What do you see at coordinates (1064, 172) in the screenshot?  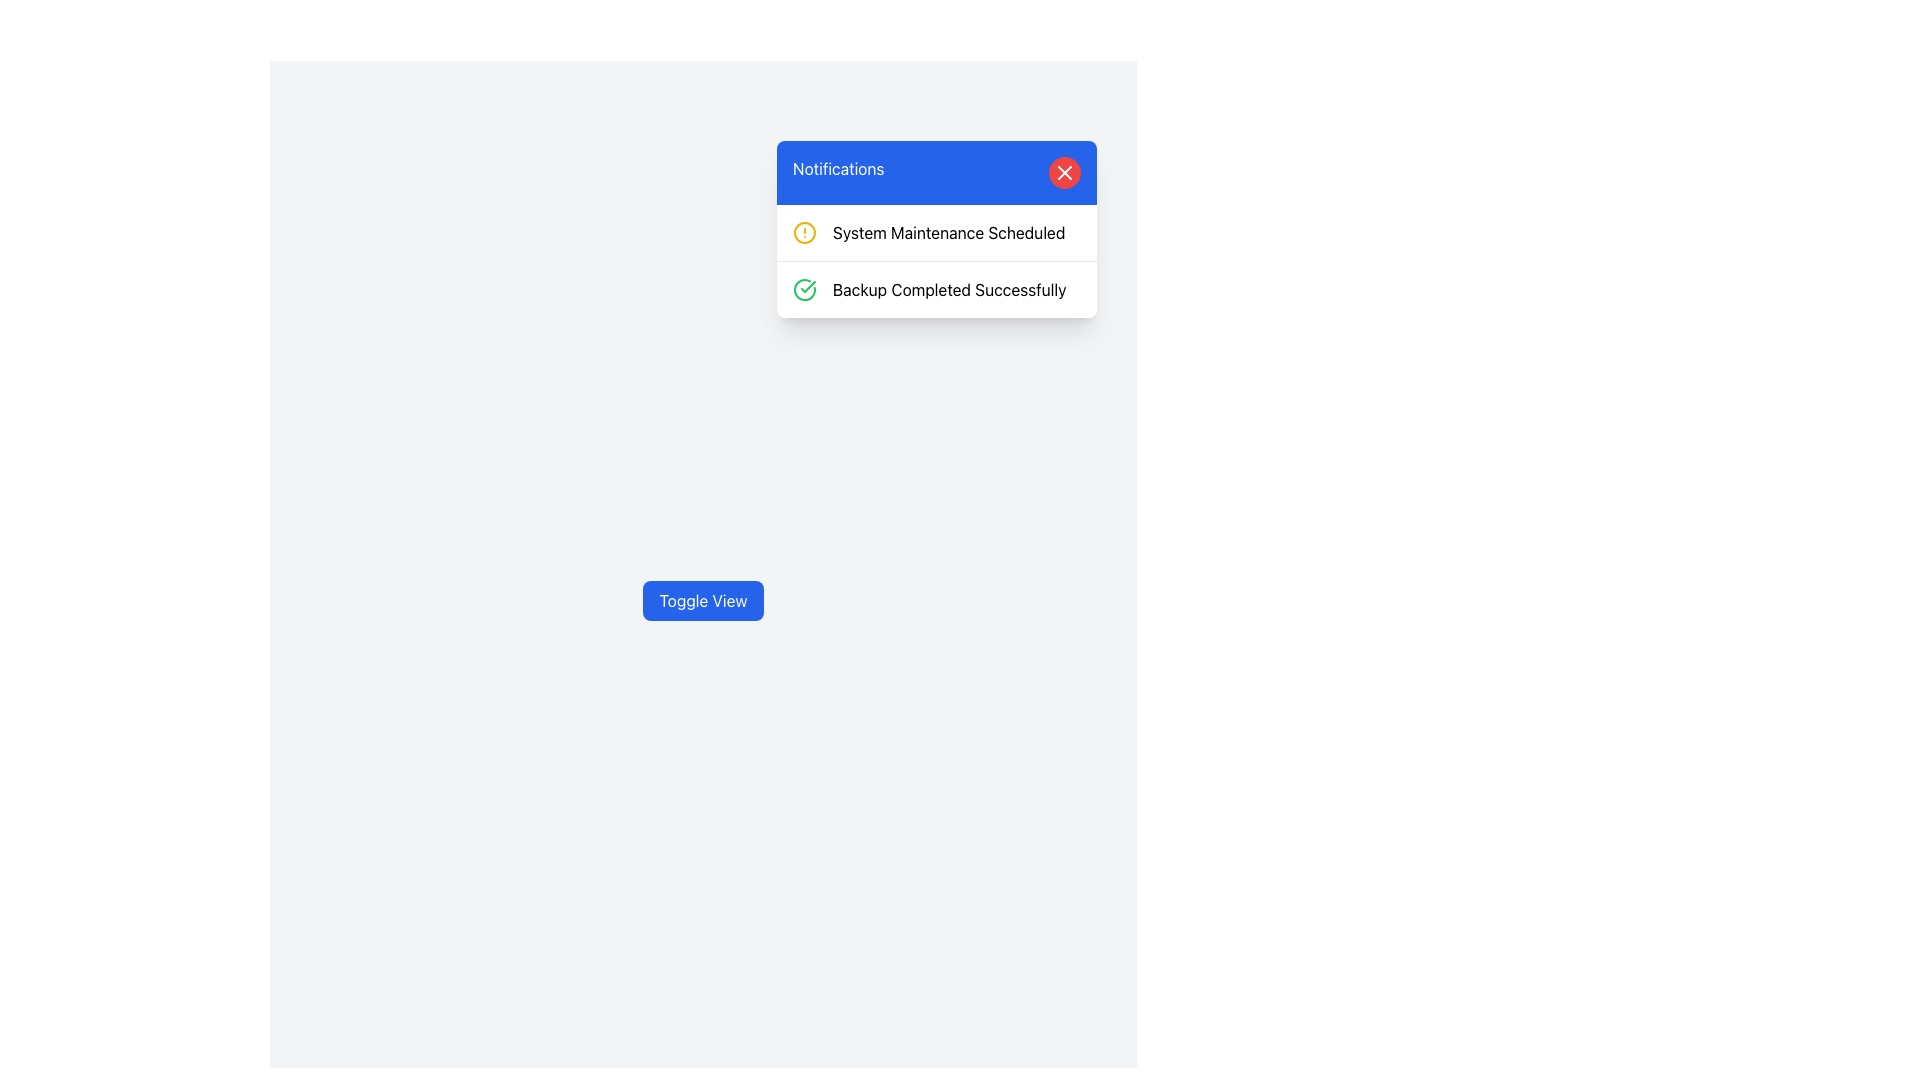 I see `the close button in the top-right corner of the notification panel` at bounding box center [1064, 172].